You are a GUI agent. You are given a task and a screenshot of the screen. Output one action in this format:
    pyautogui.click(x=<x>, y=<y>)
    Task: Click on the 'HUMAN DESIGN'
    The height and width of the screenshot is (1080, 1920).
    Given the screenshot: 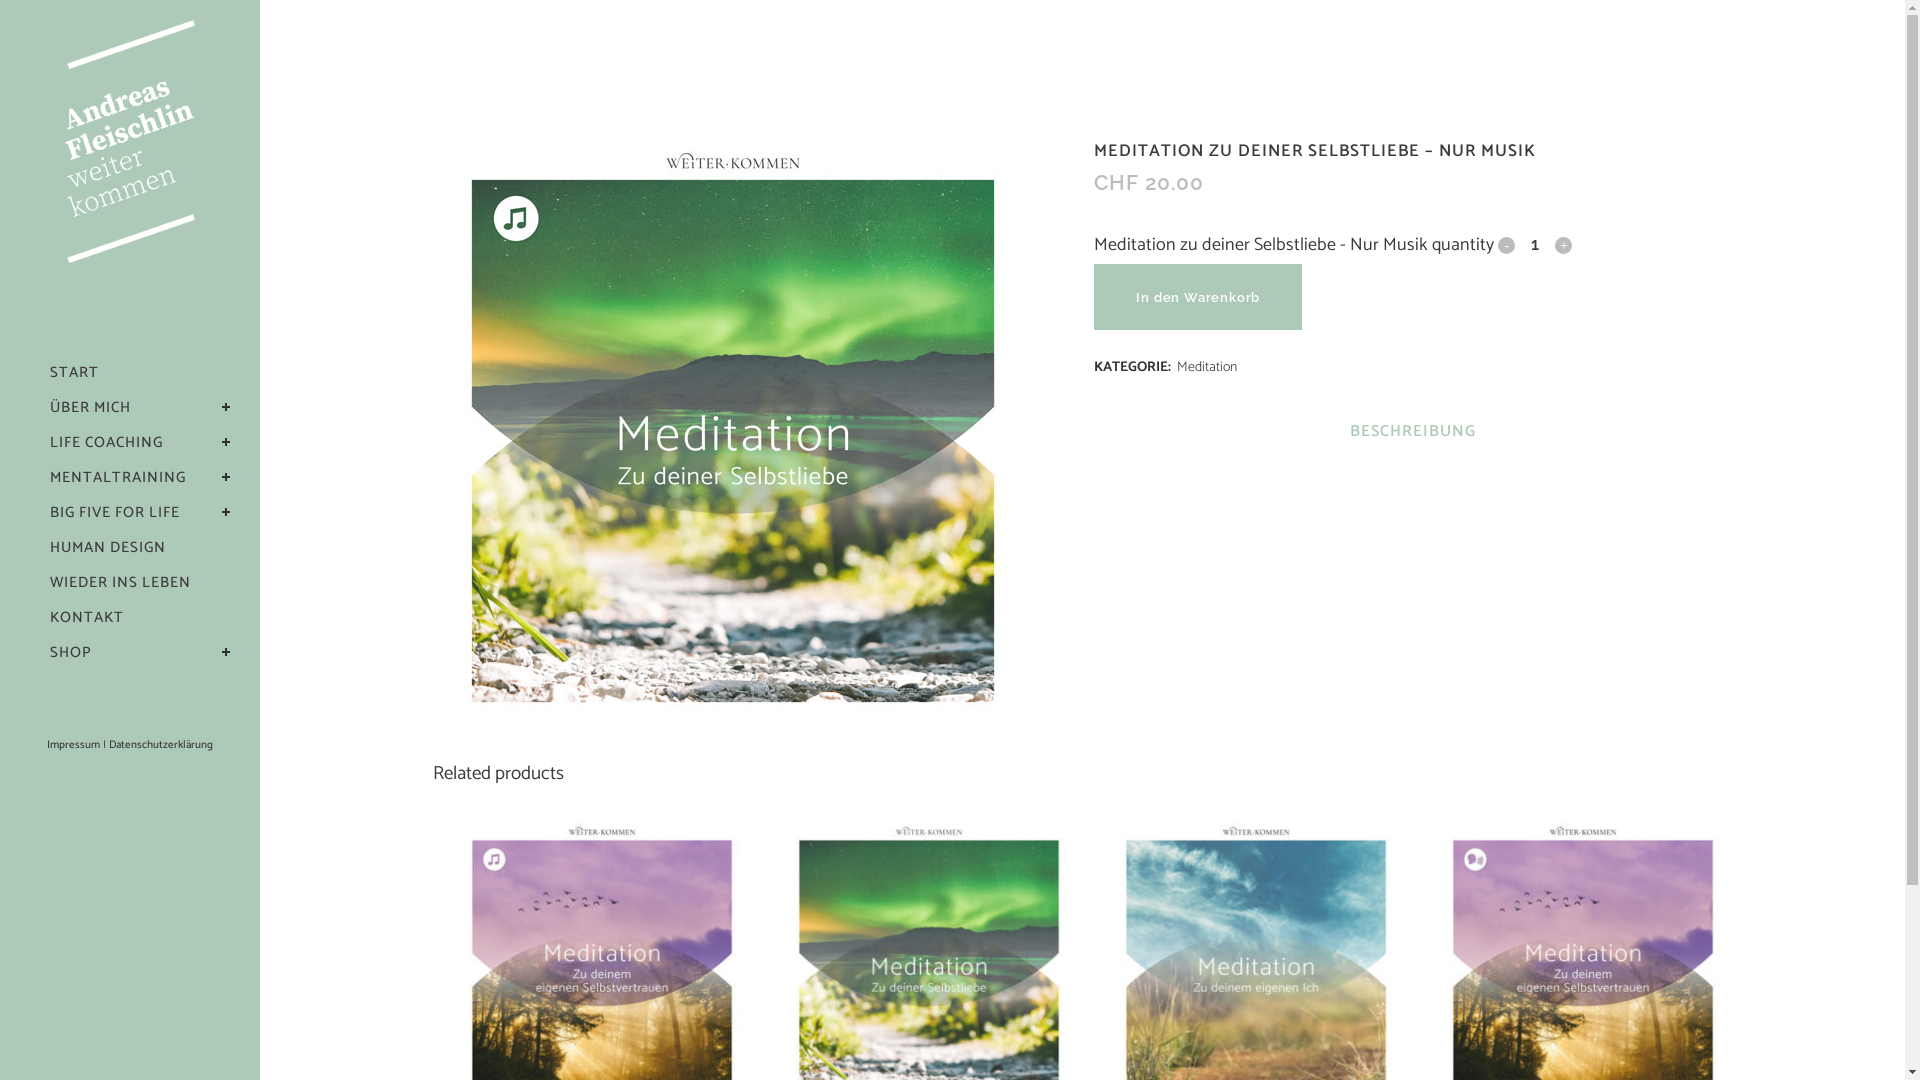 What is the action you would take?
    pyautogui.click(x=138, y=547)
    